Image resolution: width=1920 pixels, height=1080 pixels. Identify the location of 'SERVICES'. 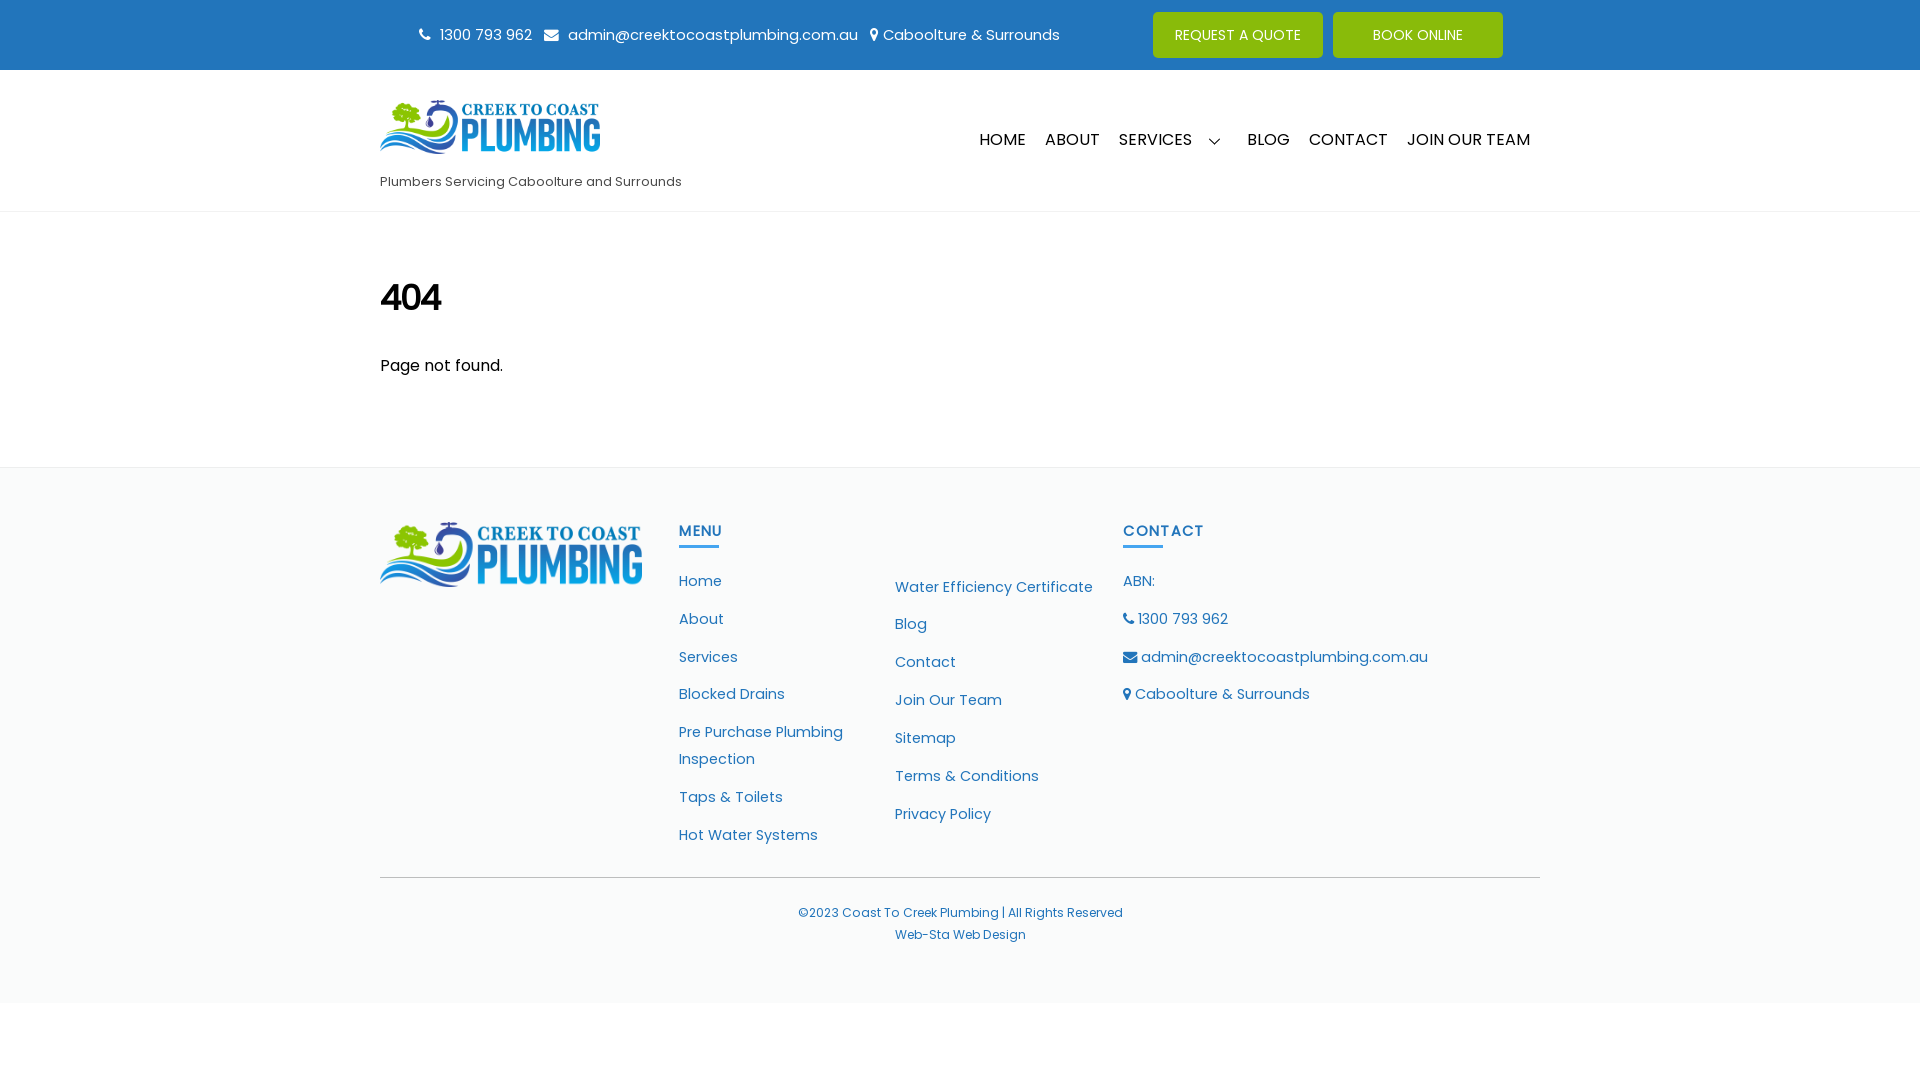
(1174, 140).